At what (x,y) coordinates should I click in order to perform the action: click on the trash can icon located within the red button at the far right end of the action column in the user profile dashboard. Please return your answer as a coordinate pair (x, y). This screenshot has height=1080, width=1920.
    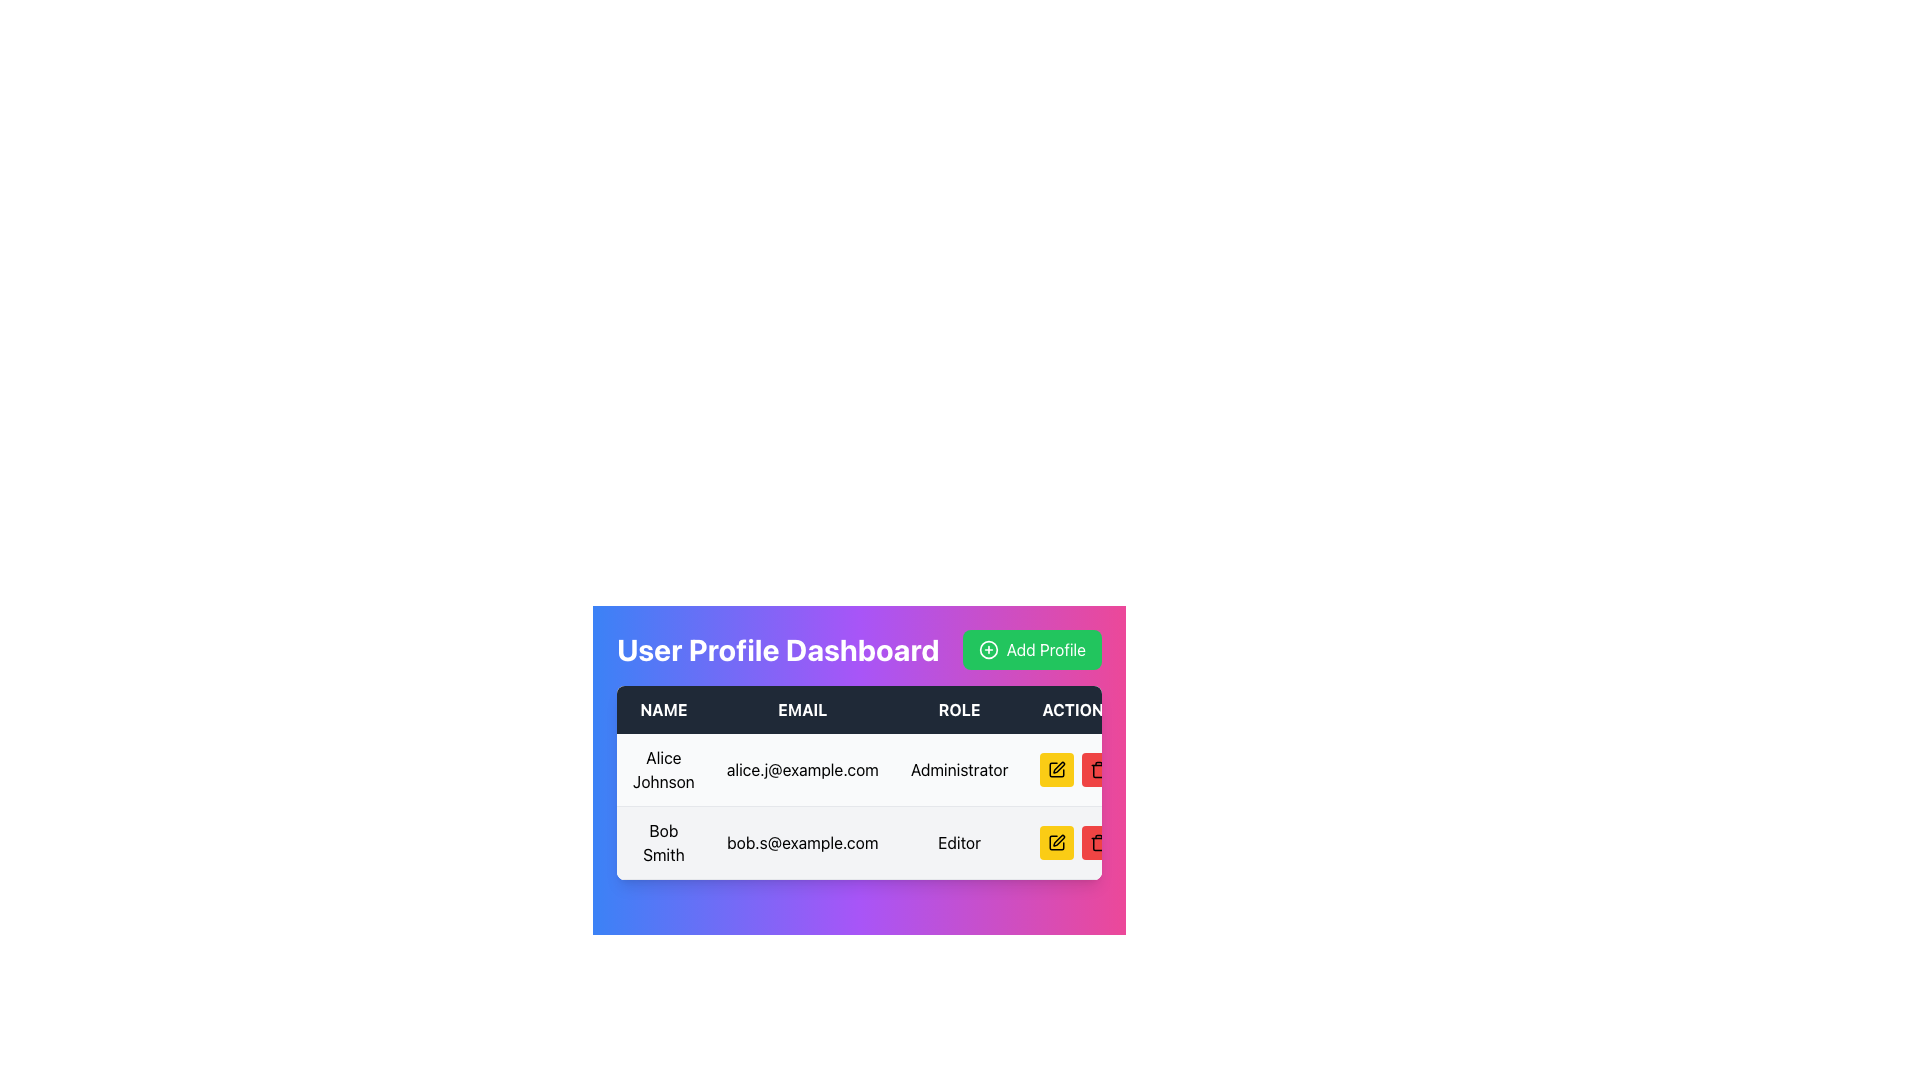
    Looking at the image, I should click on (1098, 769).